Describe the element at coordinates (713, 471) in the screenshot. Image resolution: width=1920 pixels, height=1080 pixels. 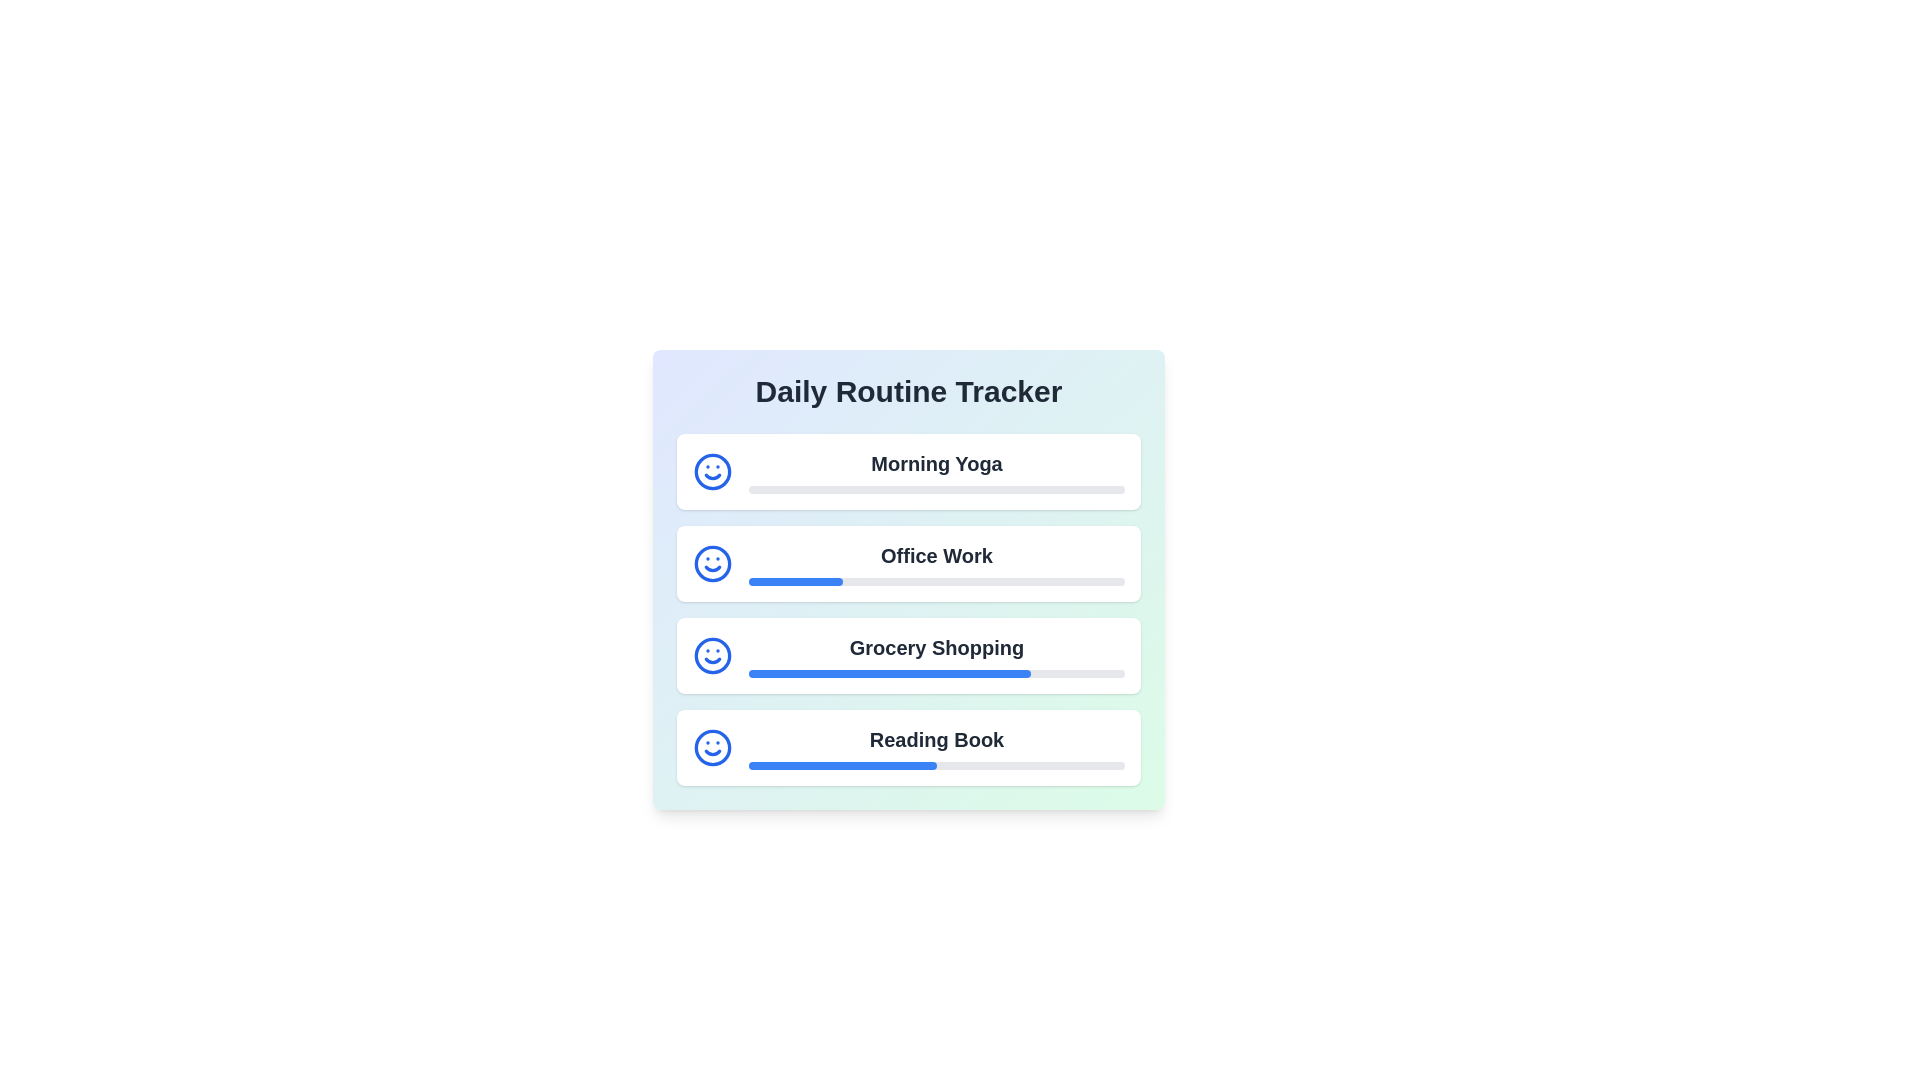
I see `the completion icon of the task with 100% progress` at that location.